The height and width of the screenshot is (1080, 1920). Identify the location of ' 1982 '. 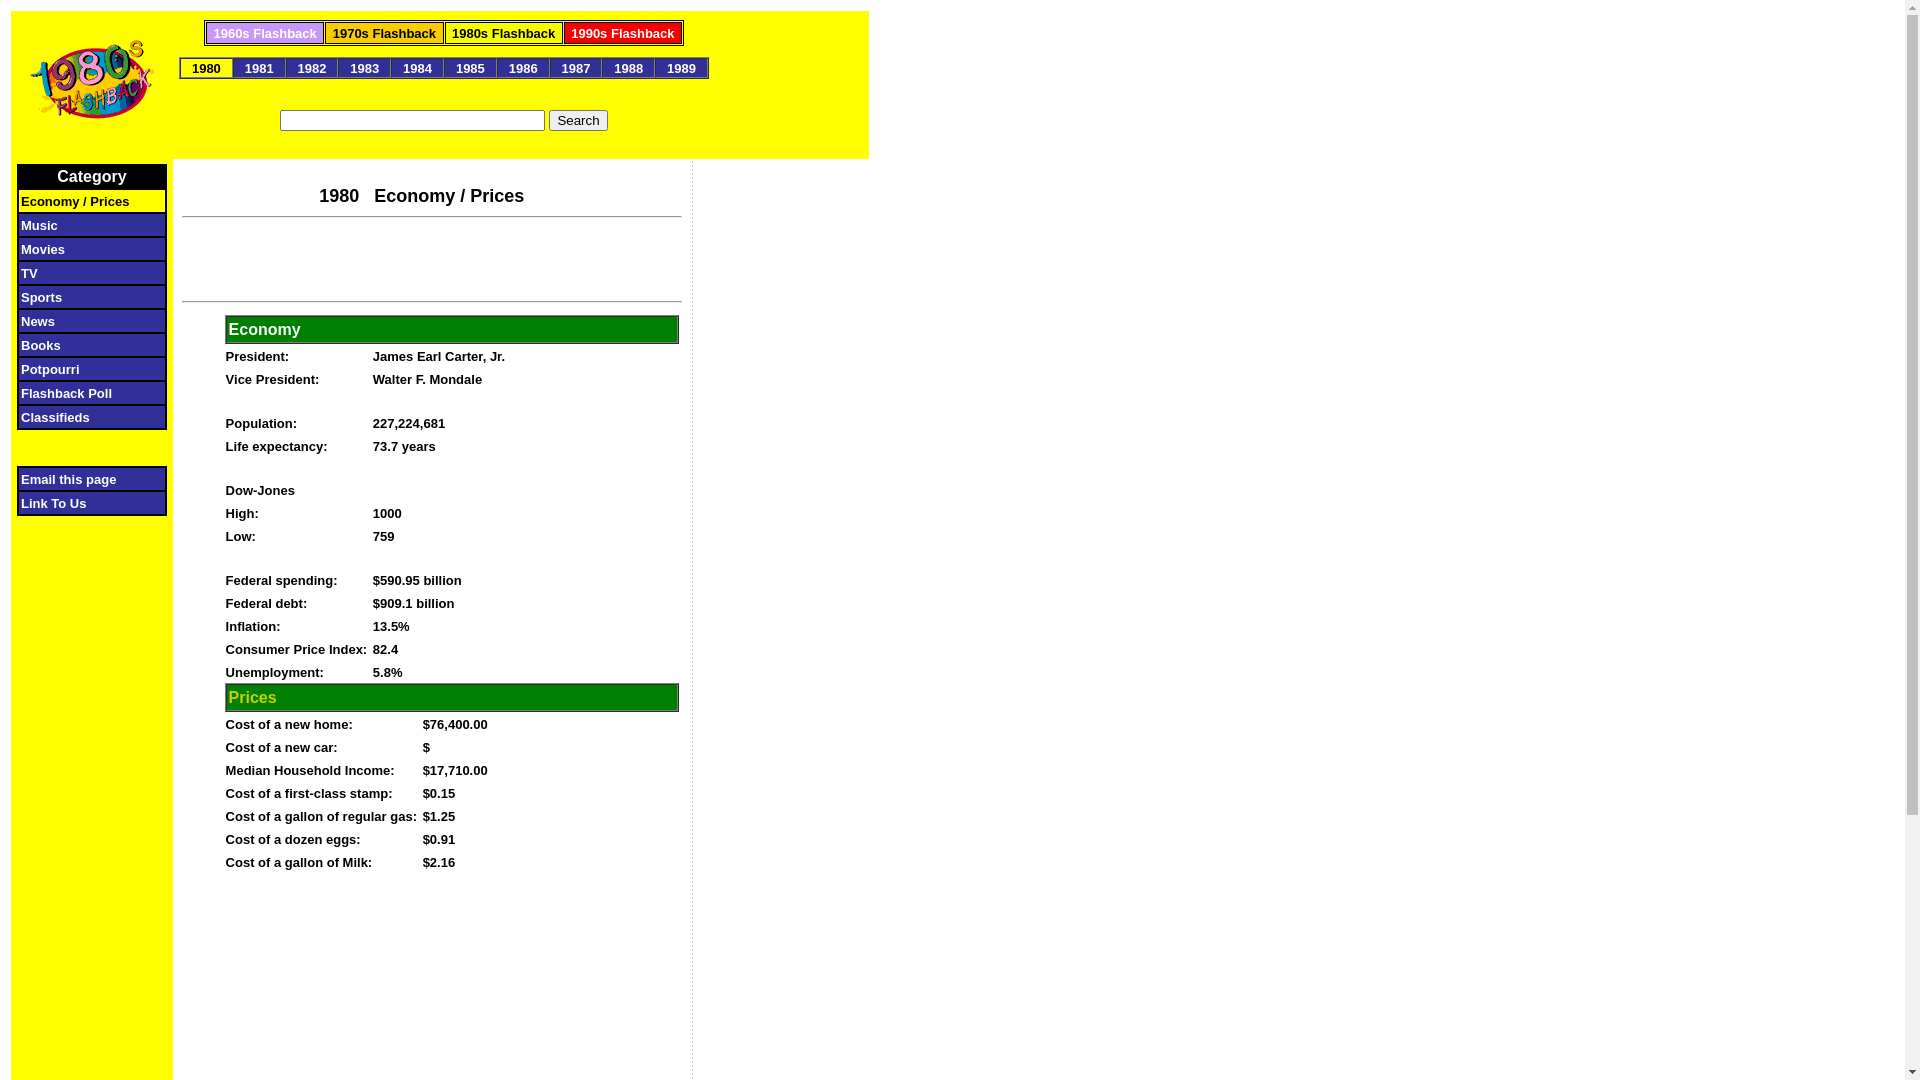
(311, 66).